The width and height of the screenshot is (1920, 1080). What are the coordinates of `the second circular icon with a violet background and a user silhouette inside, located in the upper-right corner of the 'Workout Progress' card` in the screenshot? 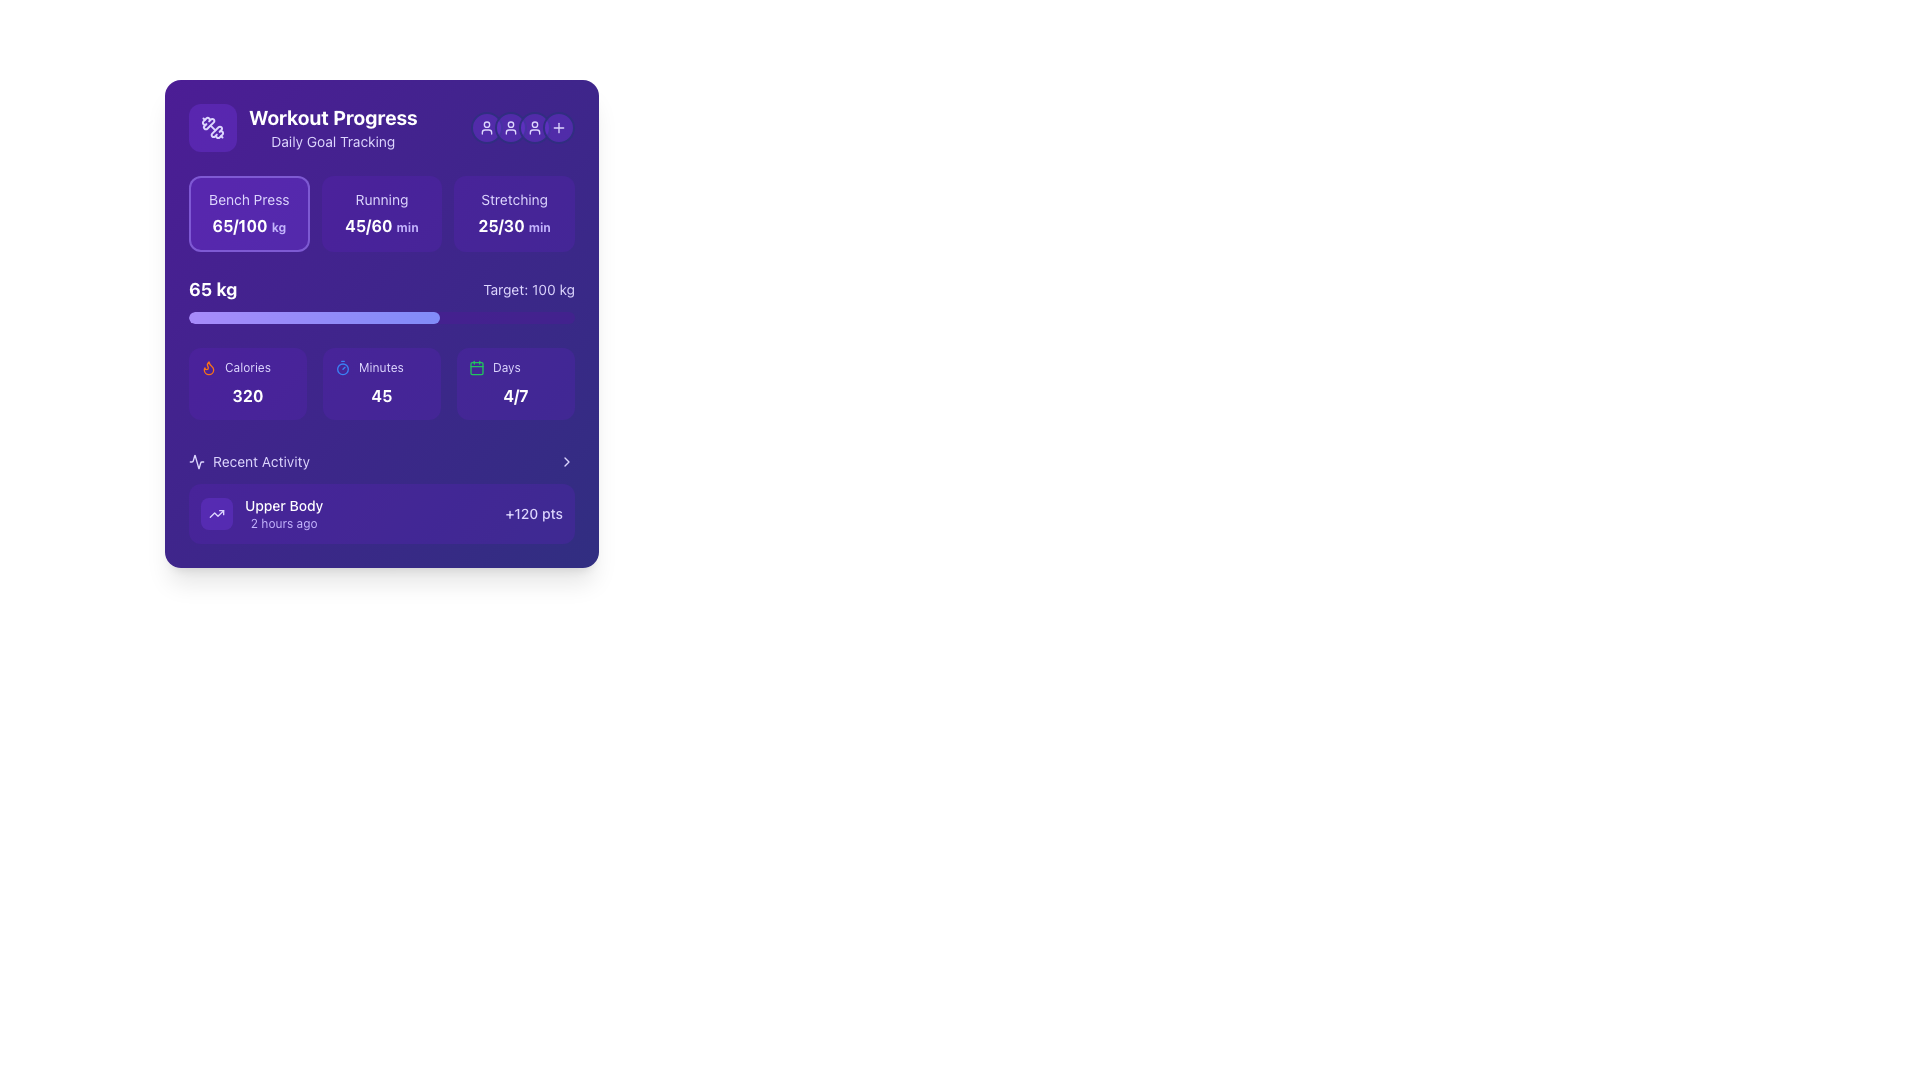 It's located at (510, 127).